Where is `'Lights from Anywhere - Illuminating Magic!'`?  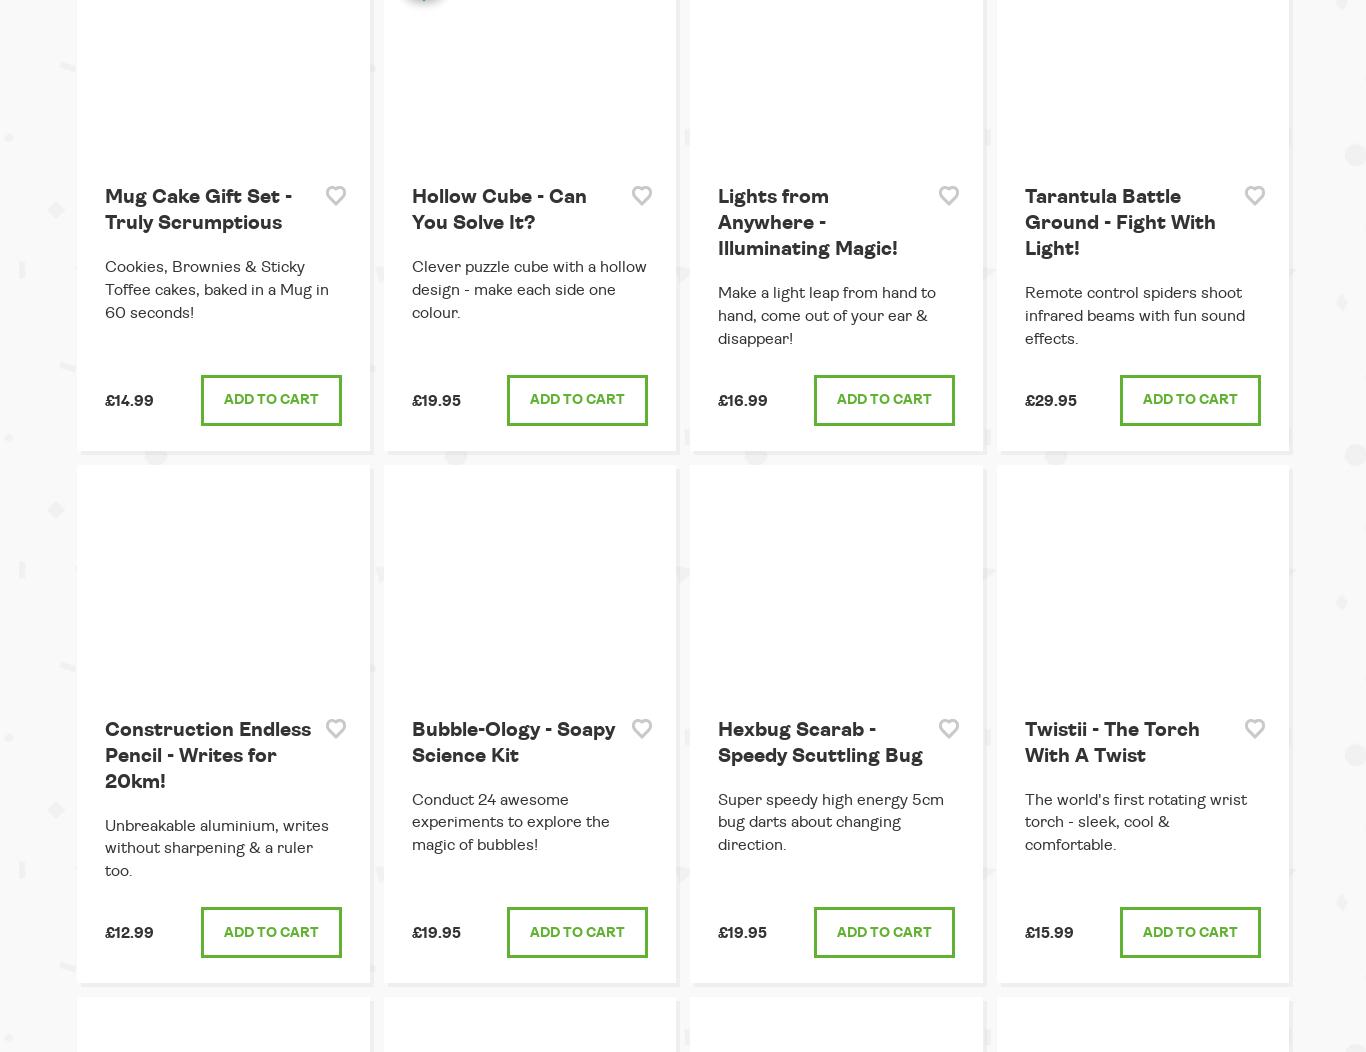 'Lights from Anywhere - Illuminating Magic!' is located at coordinates (806, 222).